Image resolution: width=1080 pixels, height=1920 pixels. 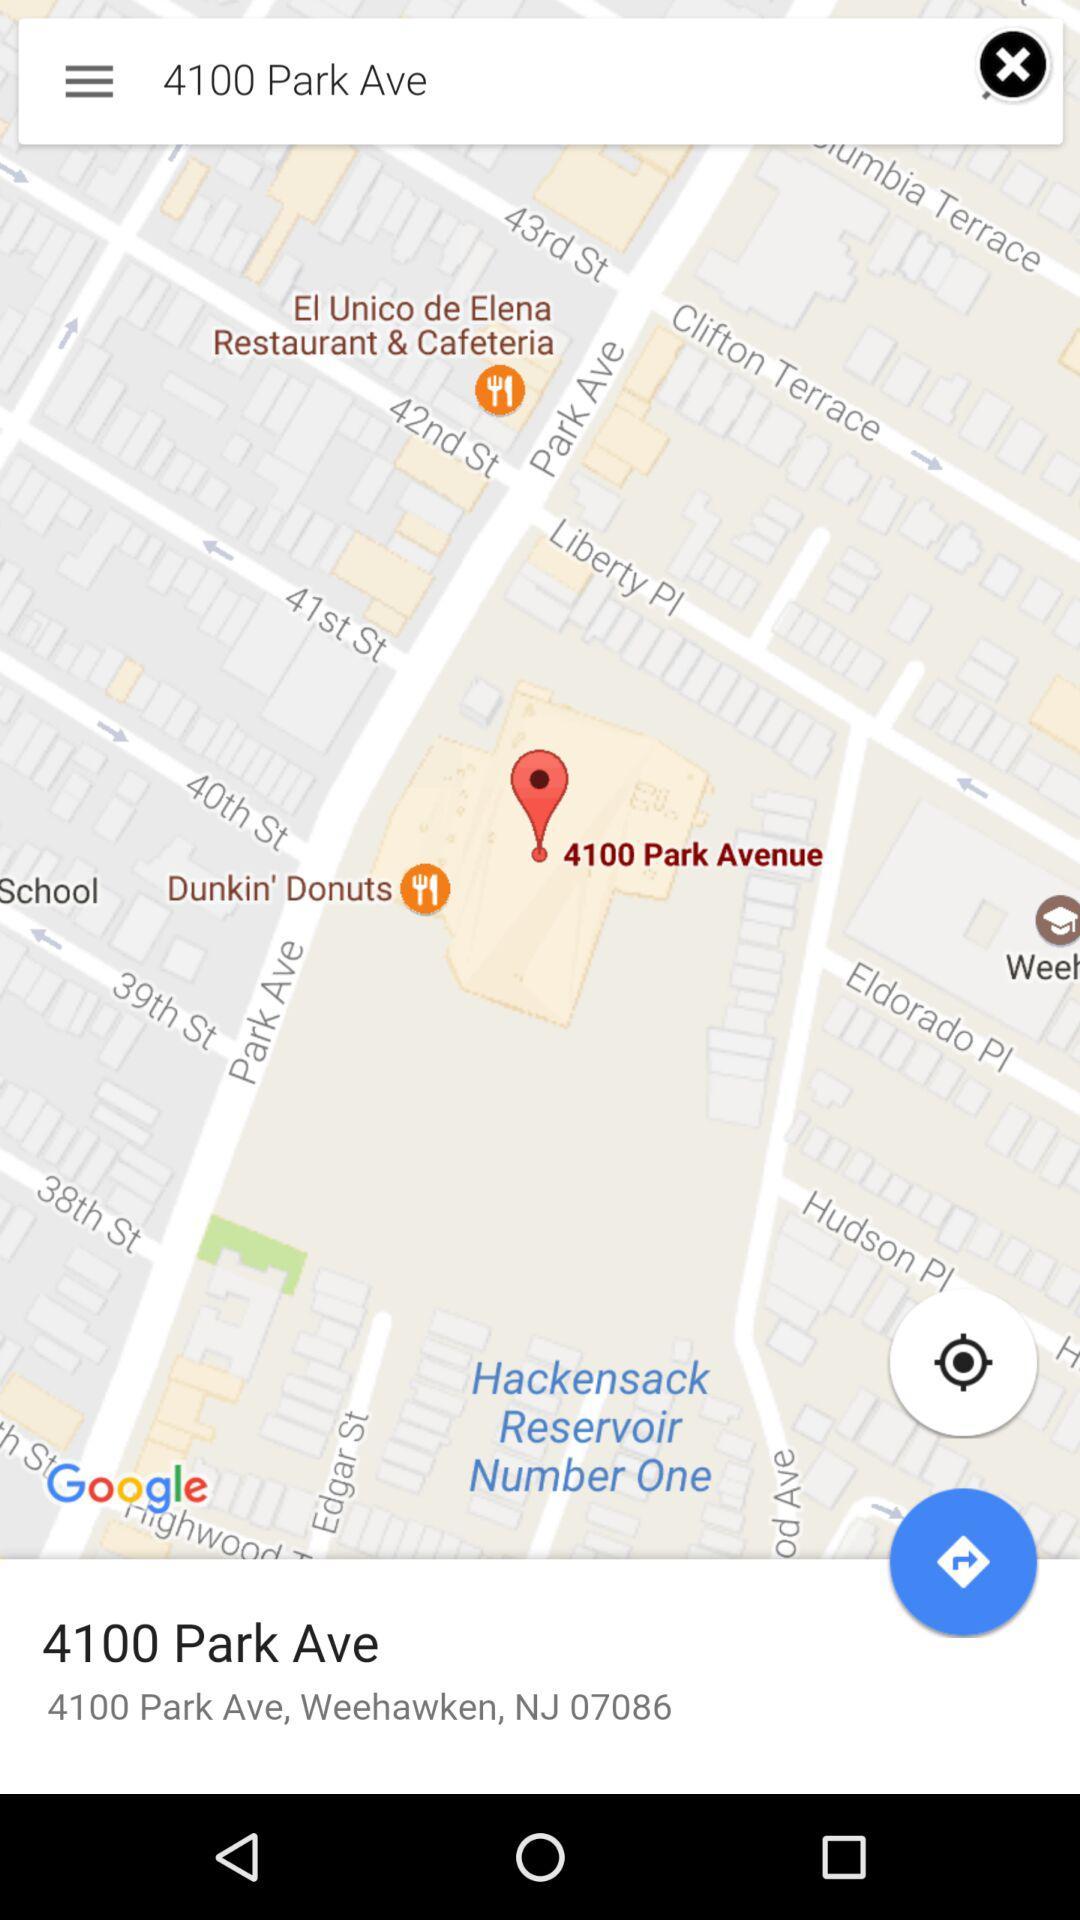 What do you see at coordinates (1014, 70) in the screenshot?
I see `the close icon` at bounding box center [1014, 70].